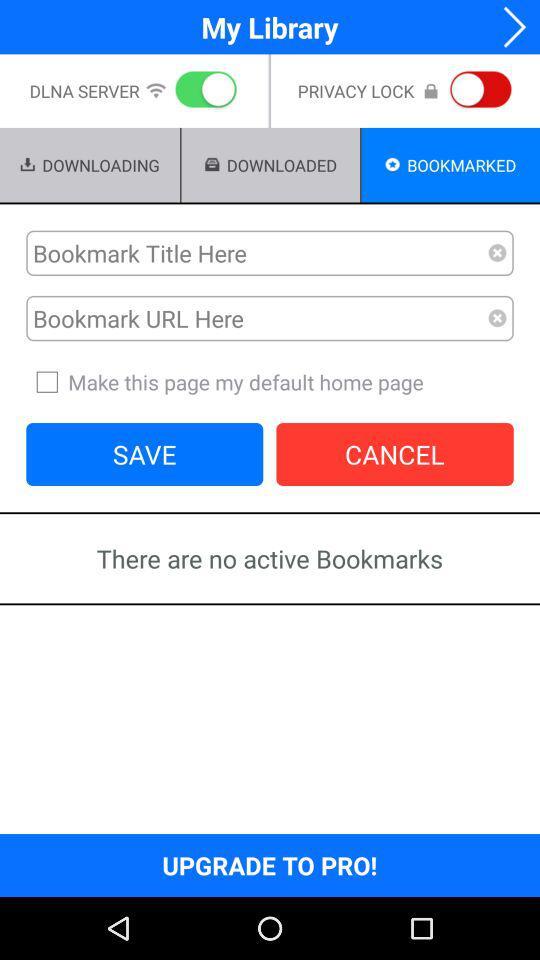  Describe the element at coordinates (476, 91) in the screenshot. I see `switch lock on` at that location.